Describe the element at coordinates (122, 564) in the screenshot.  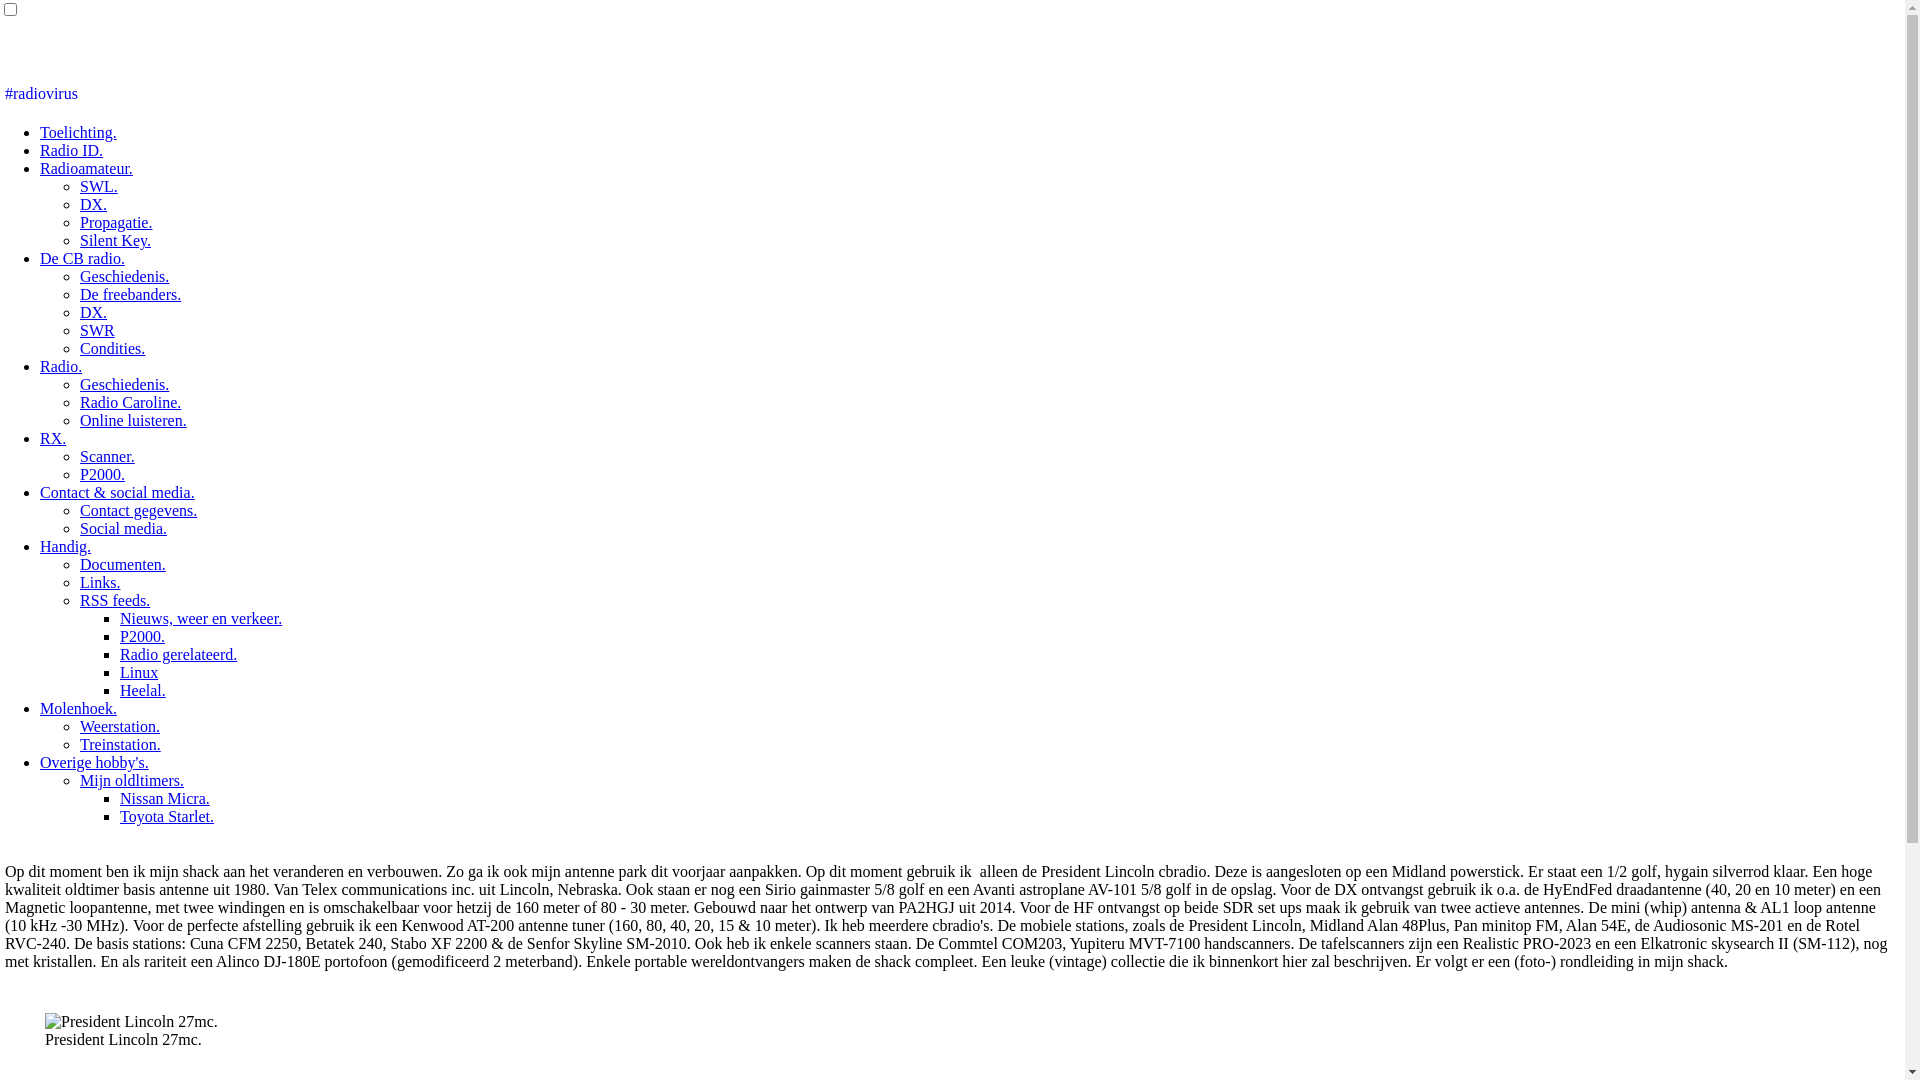
I see `'Documenten.'` at that location.